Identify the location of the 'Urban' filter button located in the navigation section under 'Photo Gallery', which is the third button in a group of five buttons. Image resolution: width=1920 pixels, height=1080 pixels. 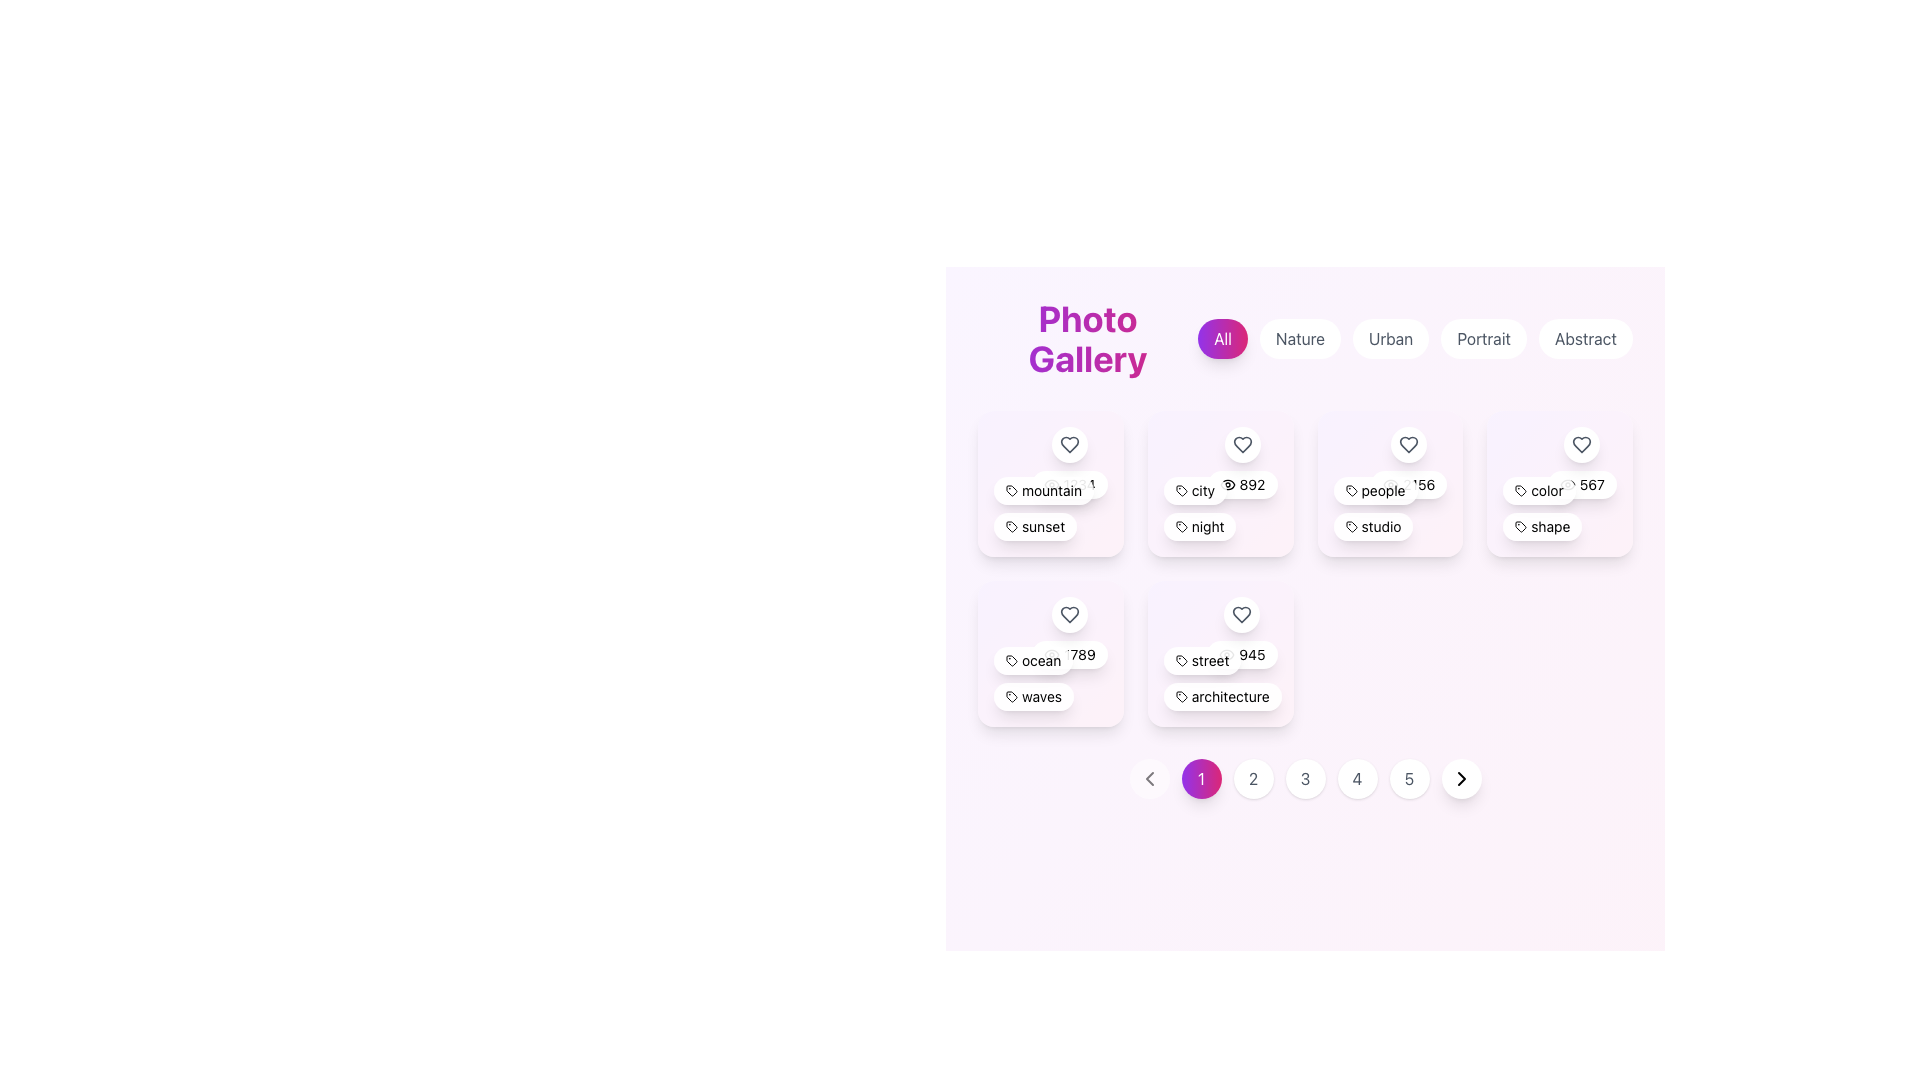
(1414, 338).